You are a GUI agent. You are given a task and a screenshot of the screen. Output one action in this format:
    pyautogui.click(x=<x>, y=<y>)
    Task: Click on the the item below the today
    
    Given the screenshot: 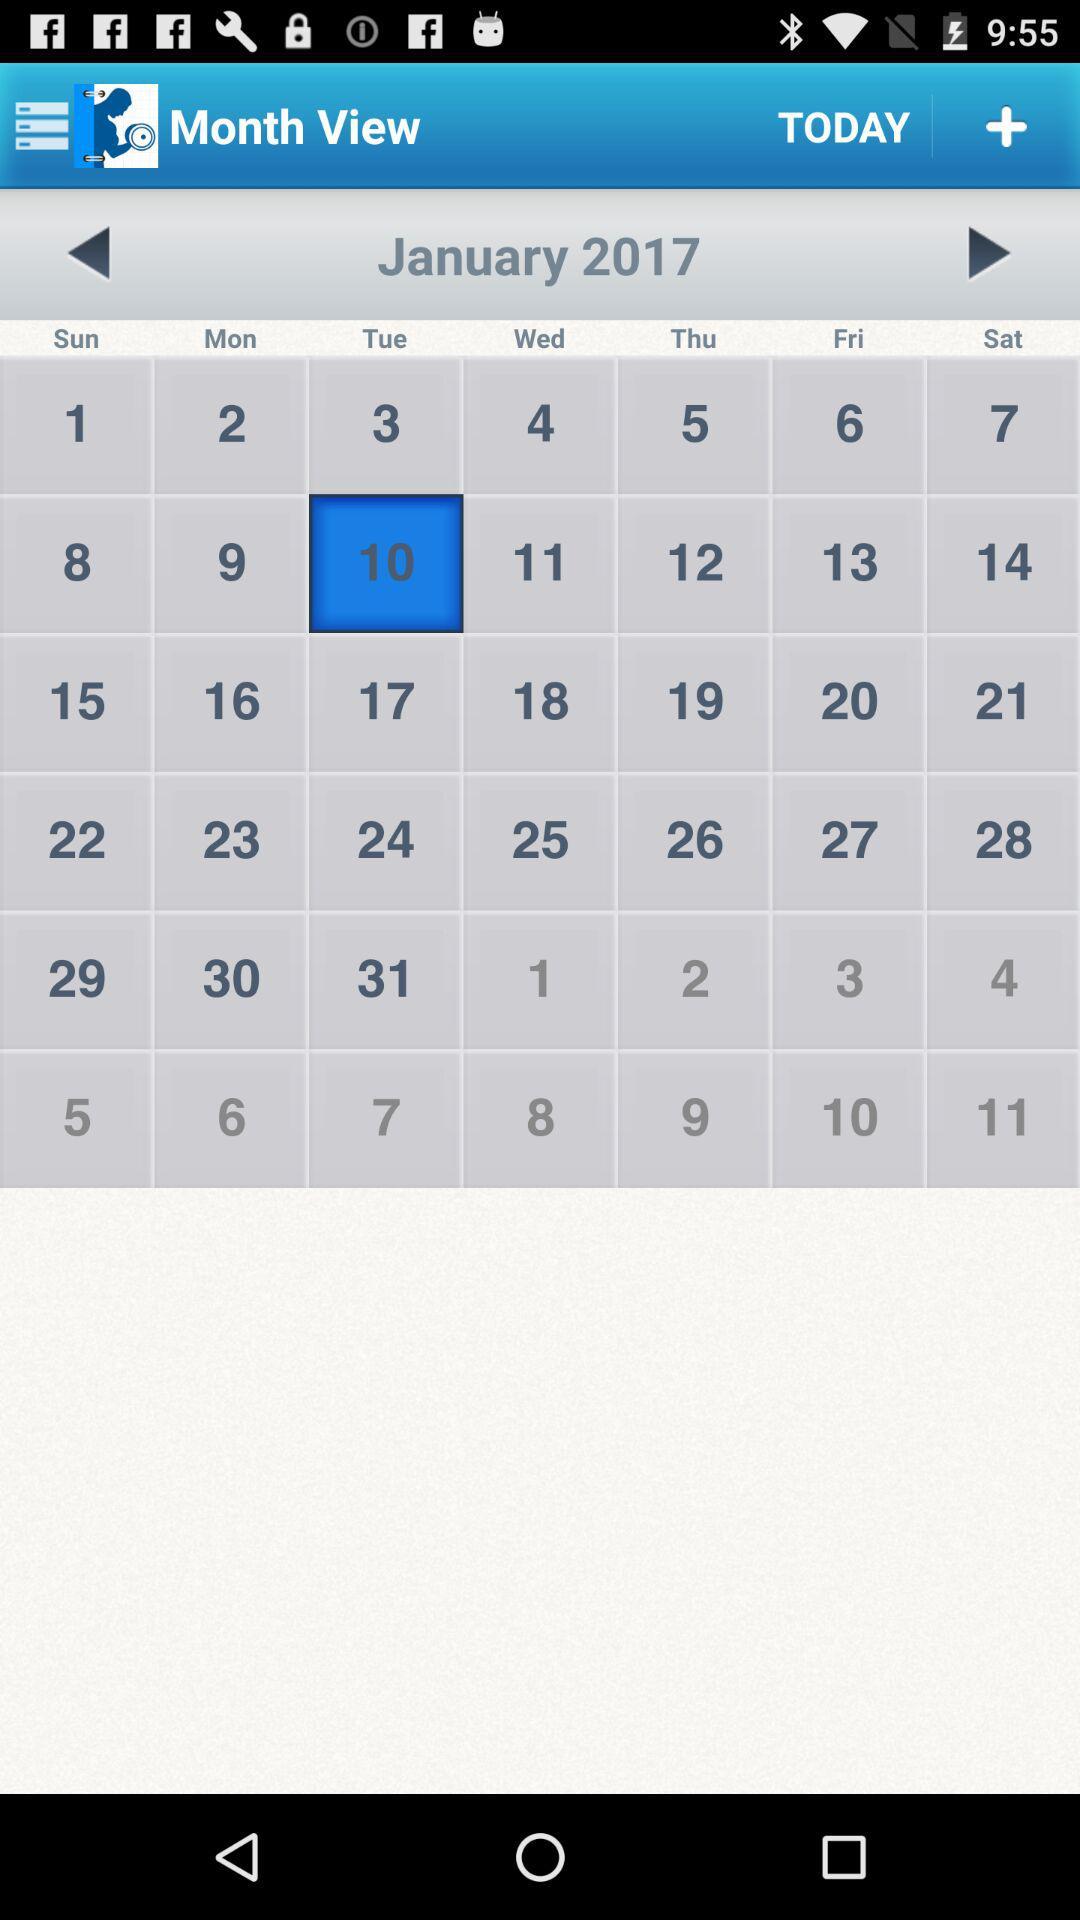 What is the action you would take?
    pyautogui.click(x=988, y=253)
    